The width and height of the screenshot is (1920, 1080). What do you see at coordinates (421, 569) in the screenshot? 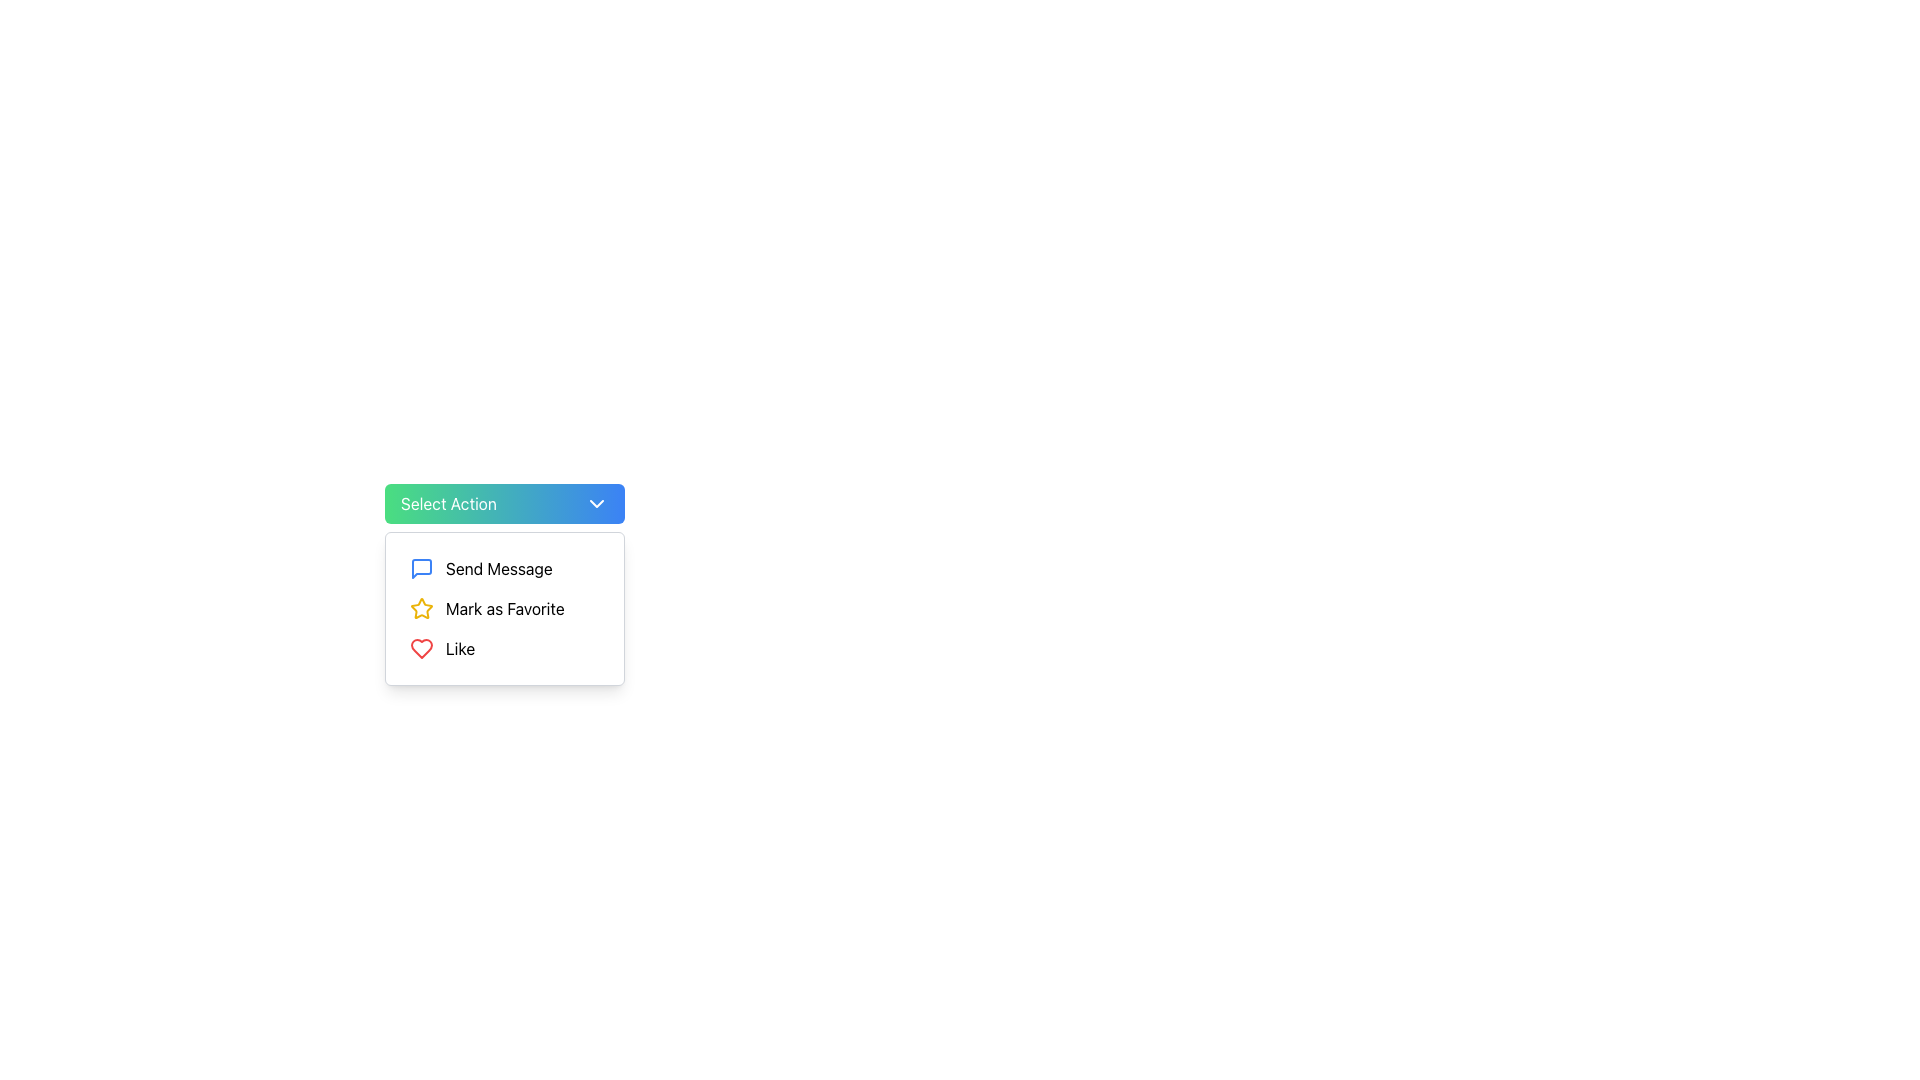
I see `the message bubble icon with a blue outline located in the dropdown menu` at bounding box center [421, 569].